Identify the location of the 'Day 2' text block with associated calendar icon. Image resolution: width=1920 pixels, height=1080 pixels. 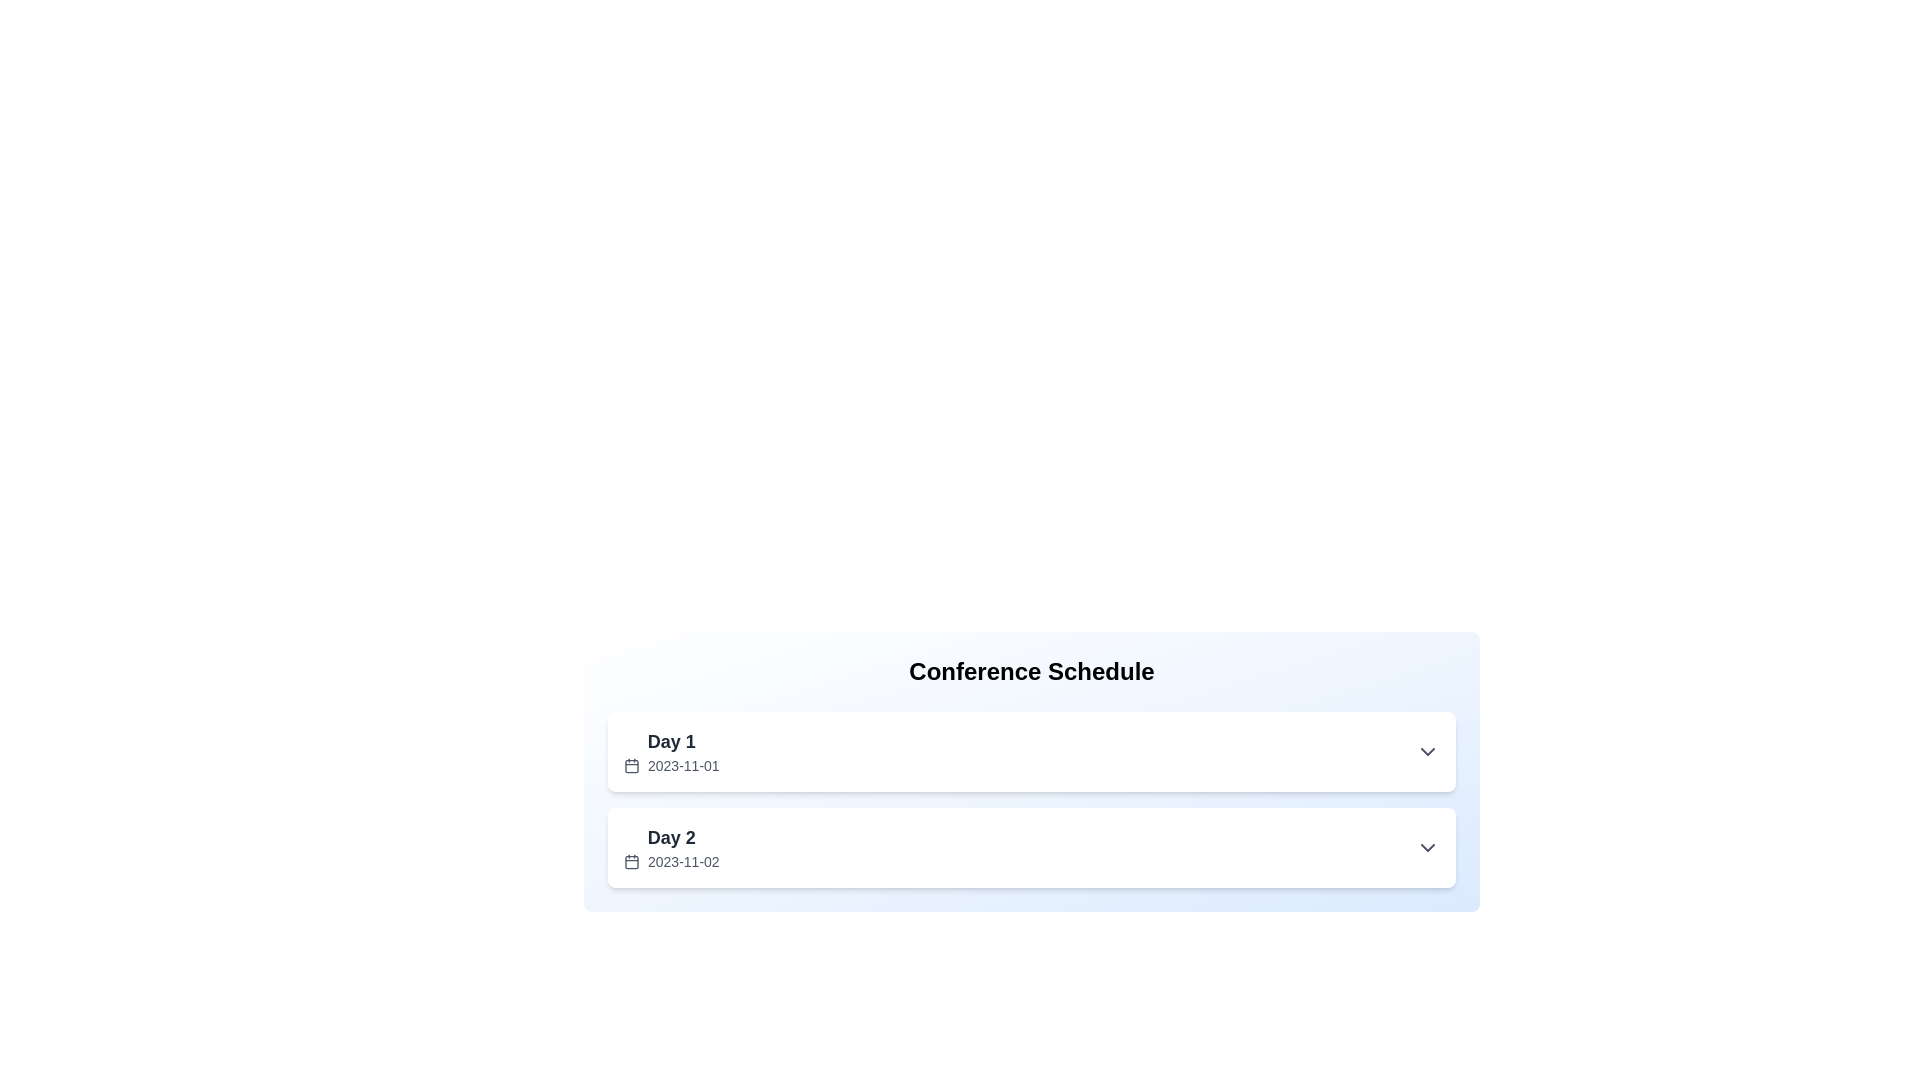
(671, 848).